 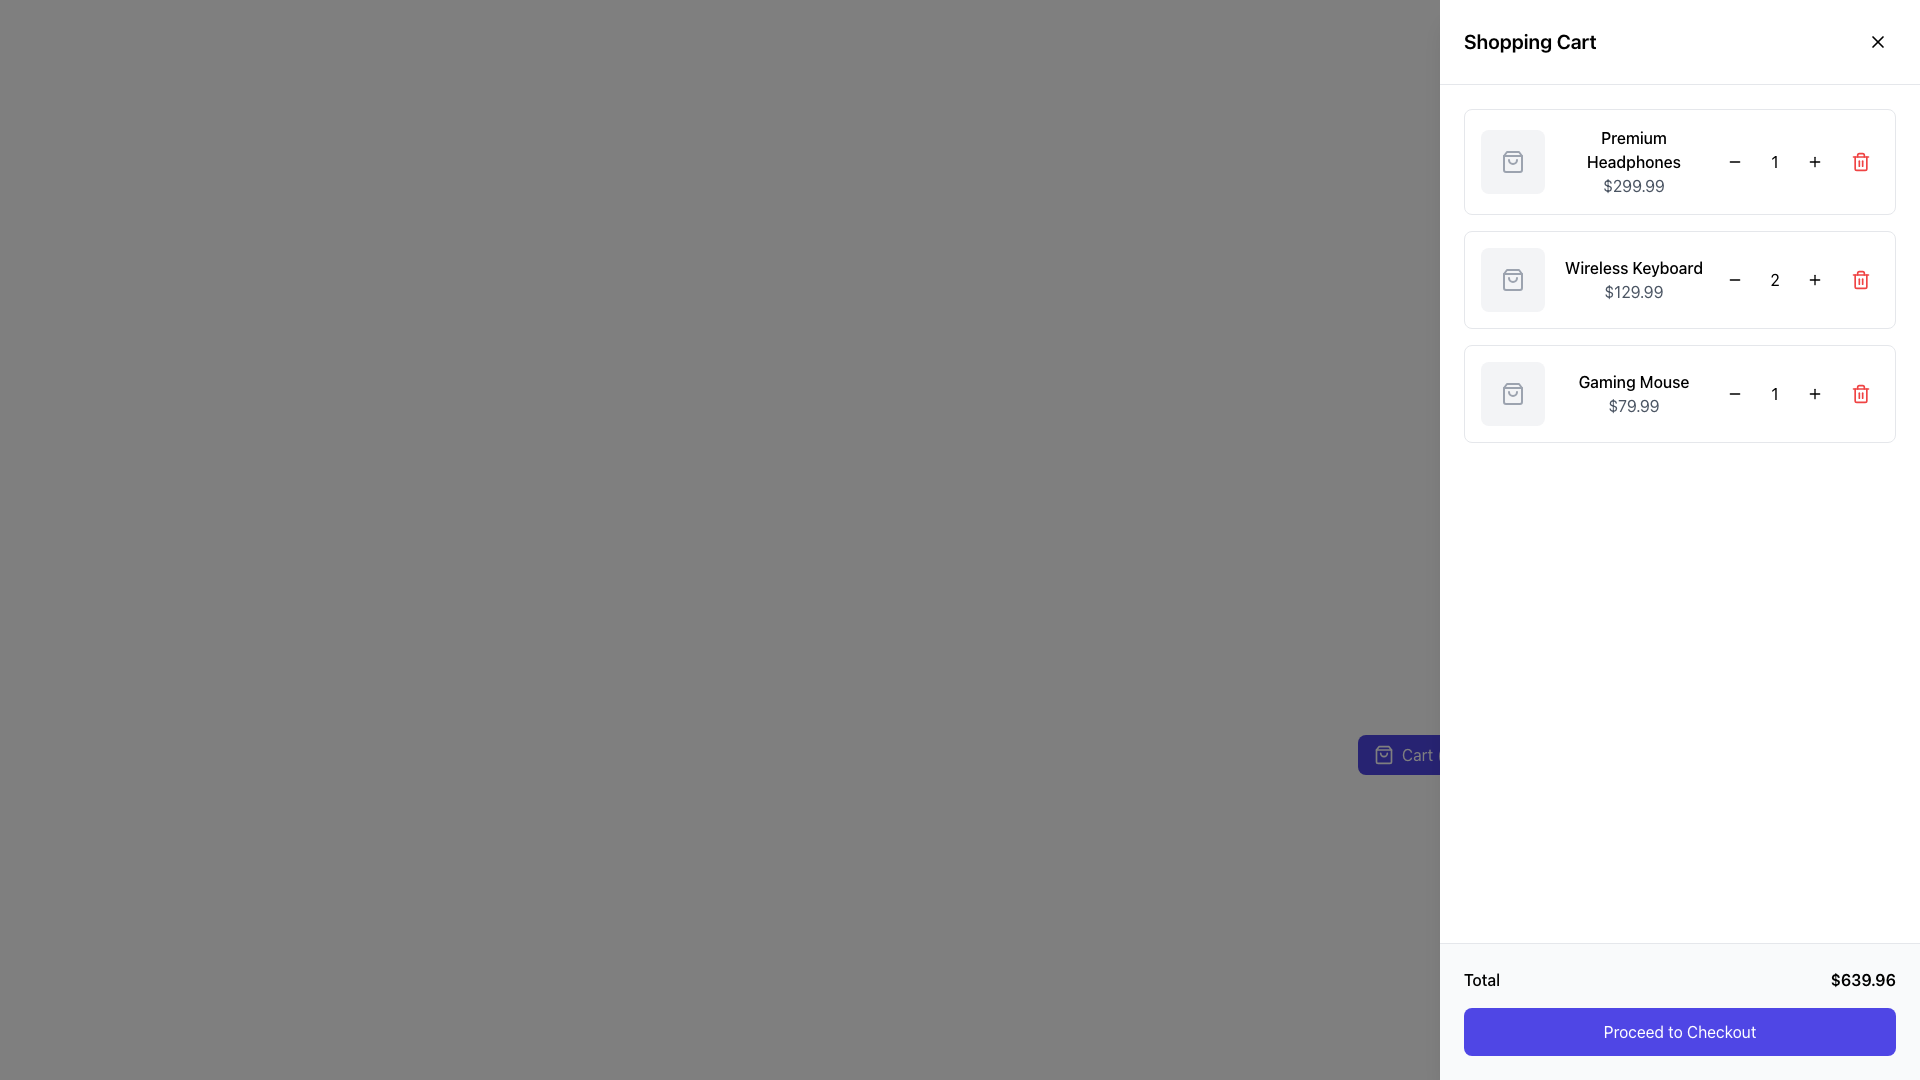 What do you see at coordinates (1512, 280) in the screenshot?
I see `the square-shaped icon displaying a product image, which features a stylized shopping bag symbol in a light gray background, located to the left of the text 'Wireless Keyboard' and '$129.99' in the shopping cart's vertical list` at bounding box center [1512, 280].